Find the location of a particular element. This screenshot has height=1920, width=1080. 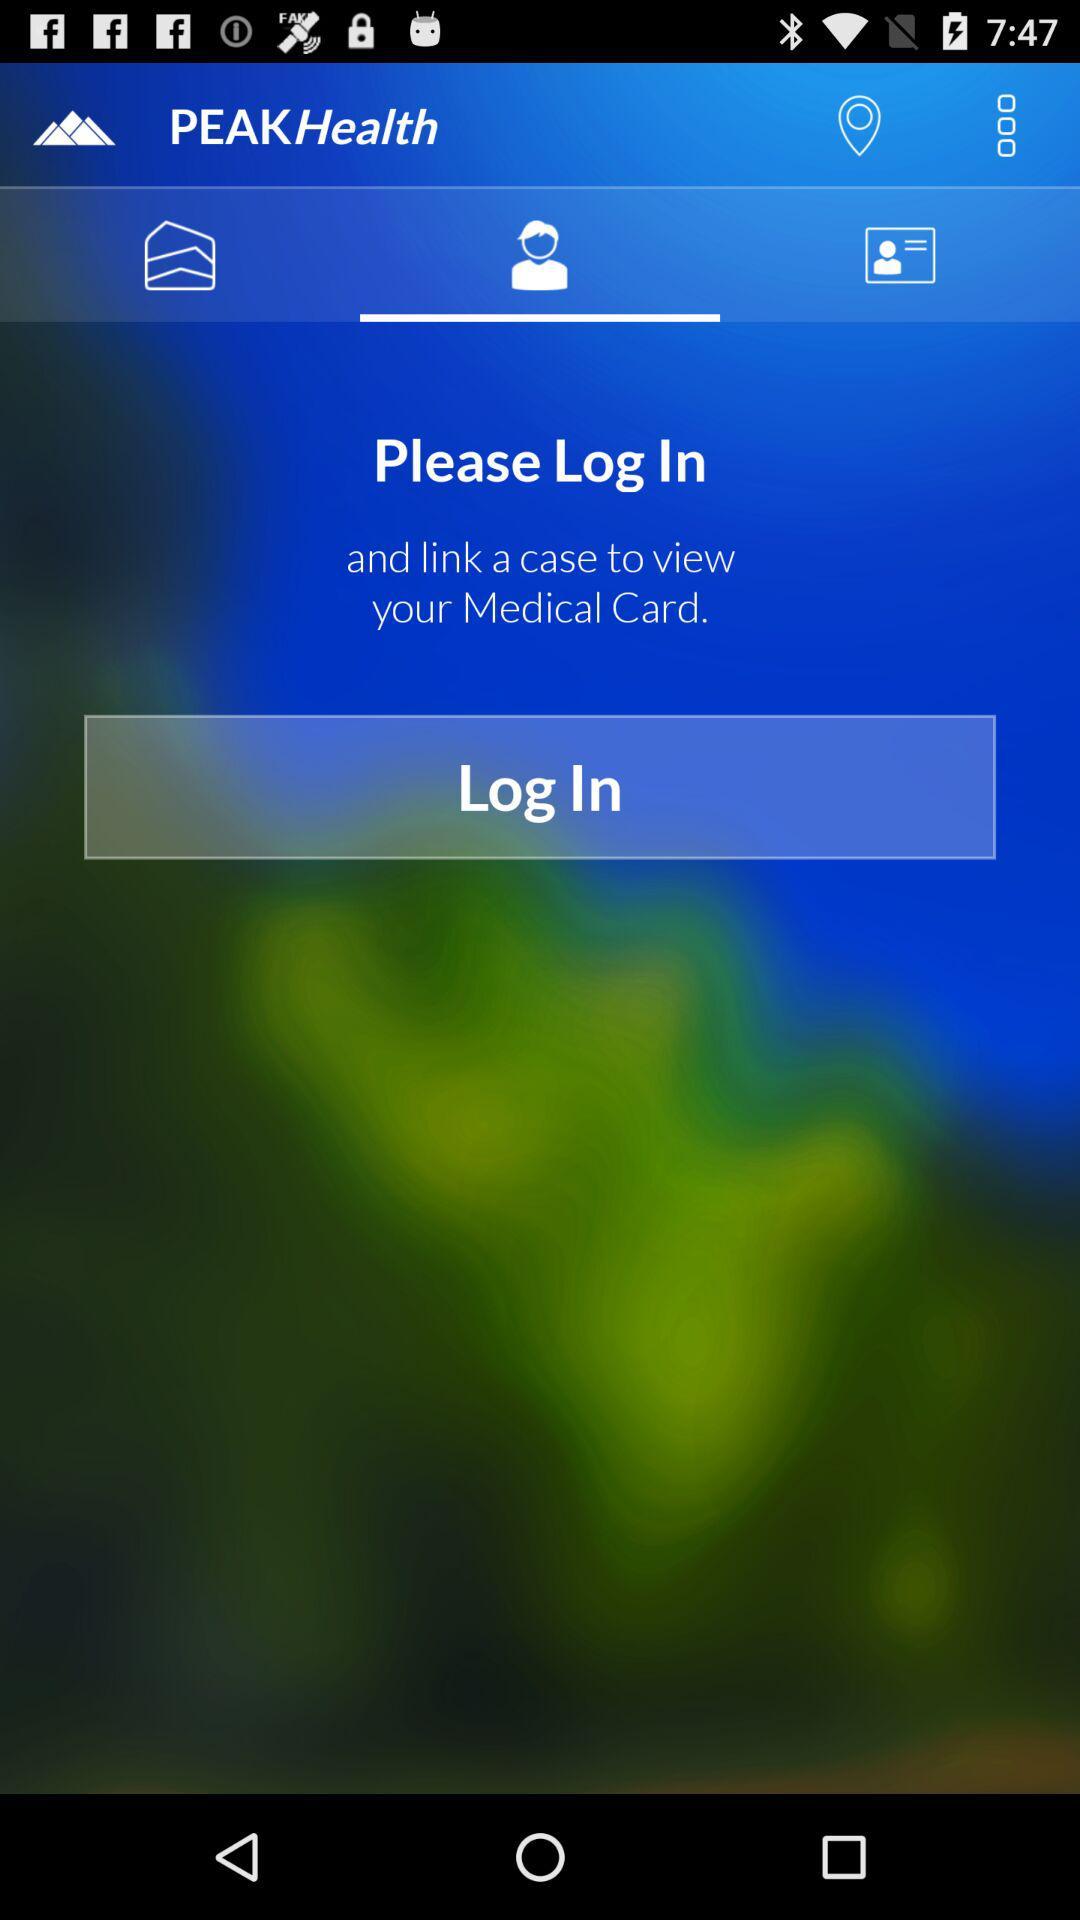

the item above the please log in icon is located at coordinates (898, 254).